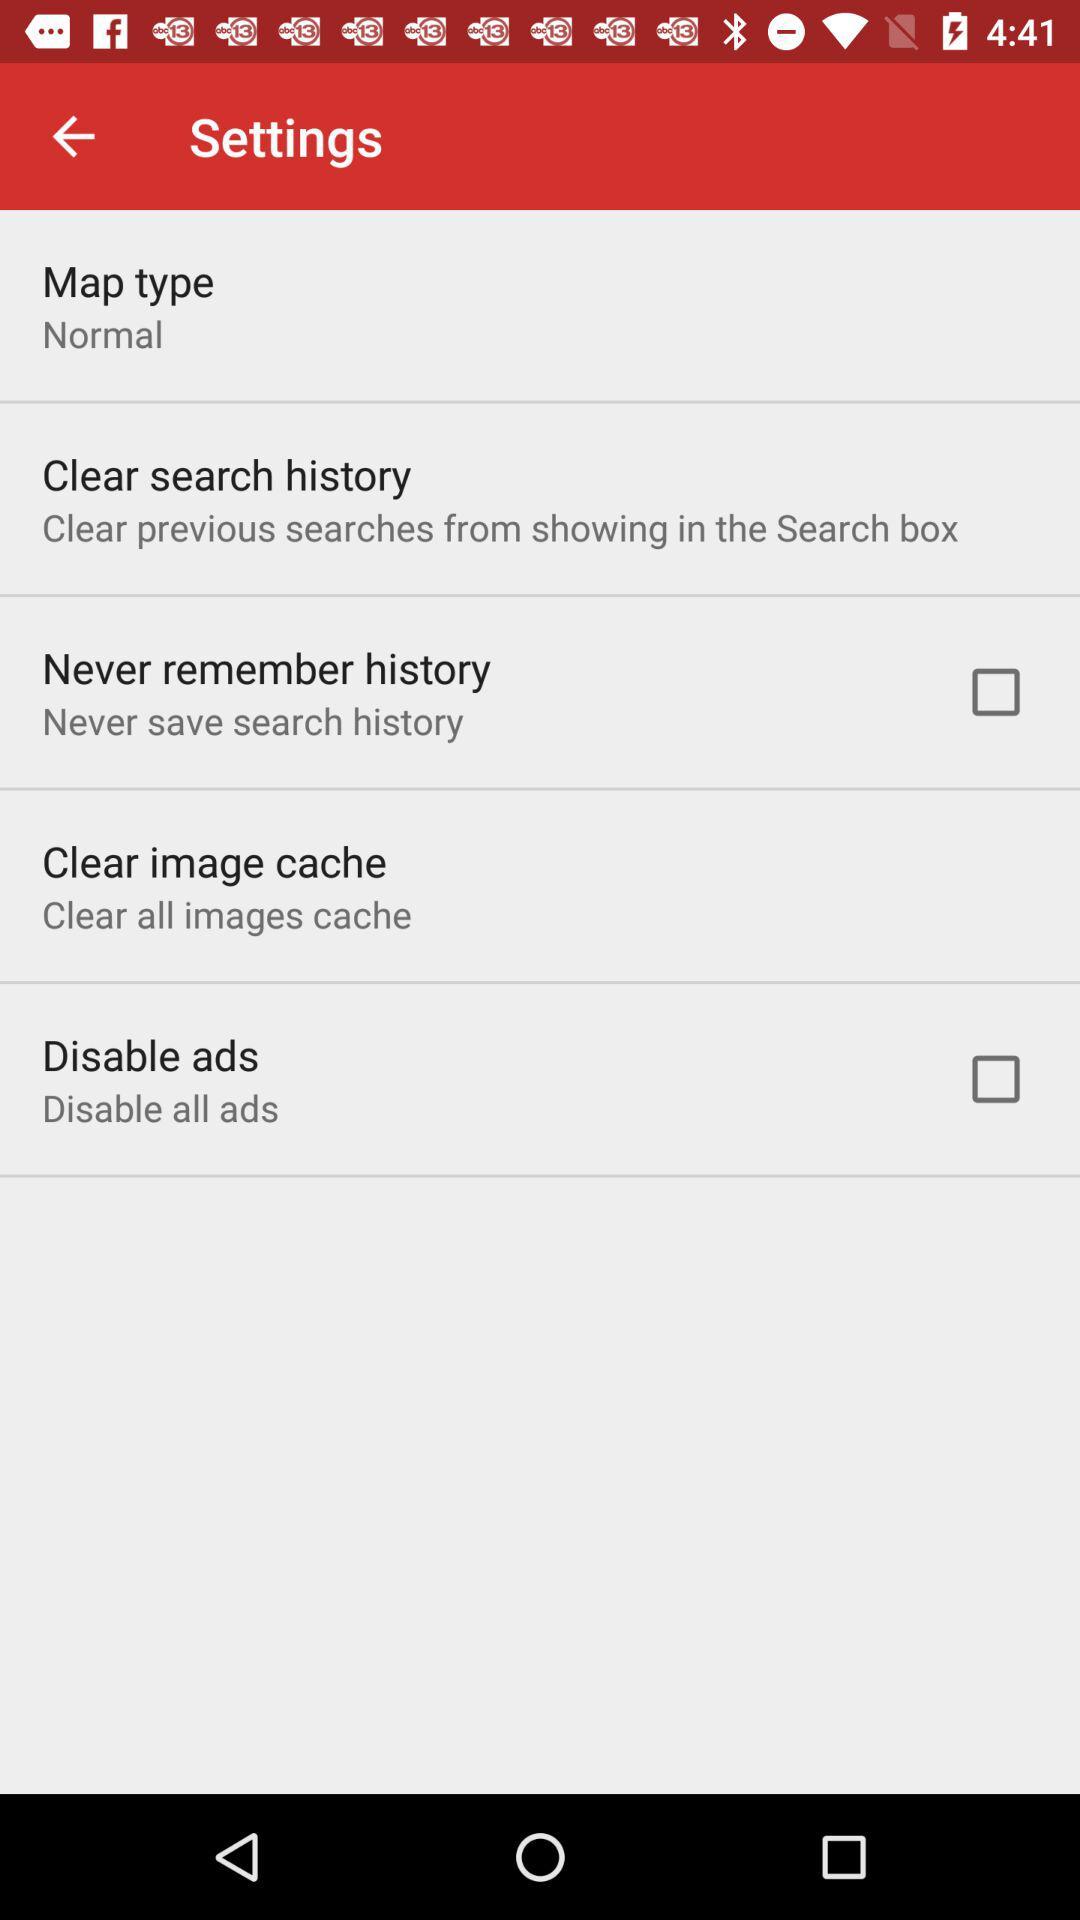 The height and width of the screenshot is (1920, 1080). What do you see at coordinates (251, 720) in the screenshot?
I see `never save search icon` at bounding box center [251, 720].